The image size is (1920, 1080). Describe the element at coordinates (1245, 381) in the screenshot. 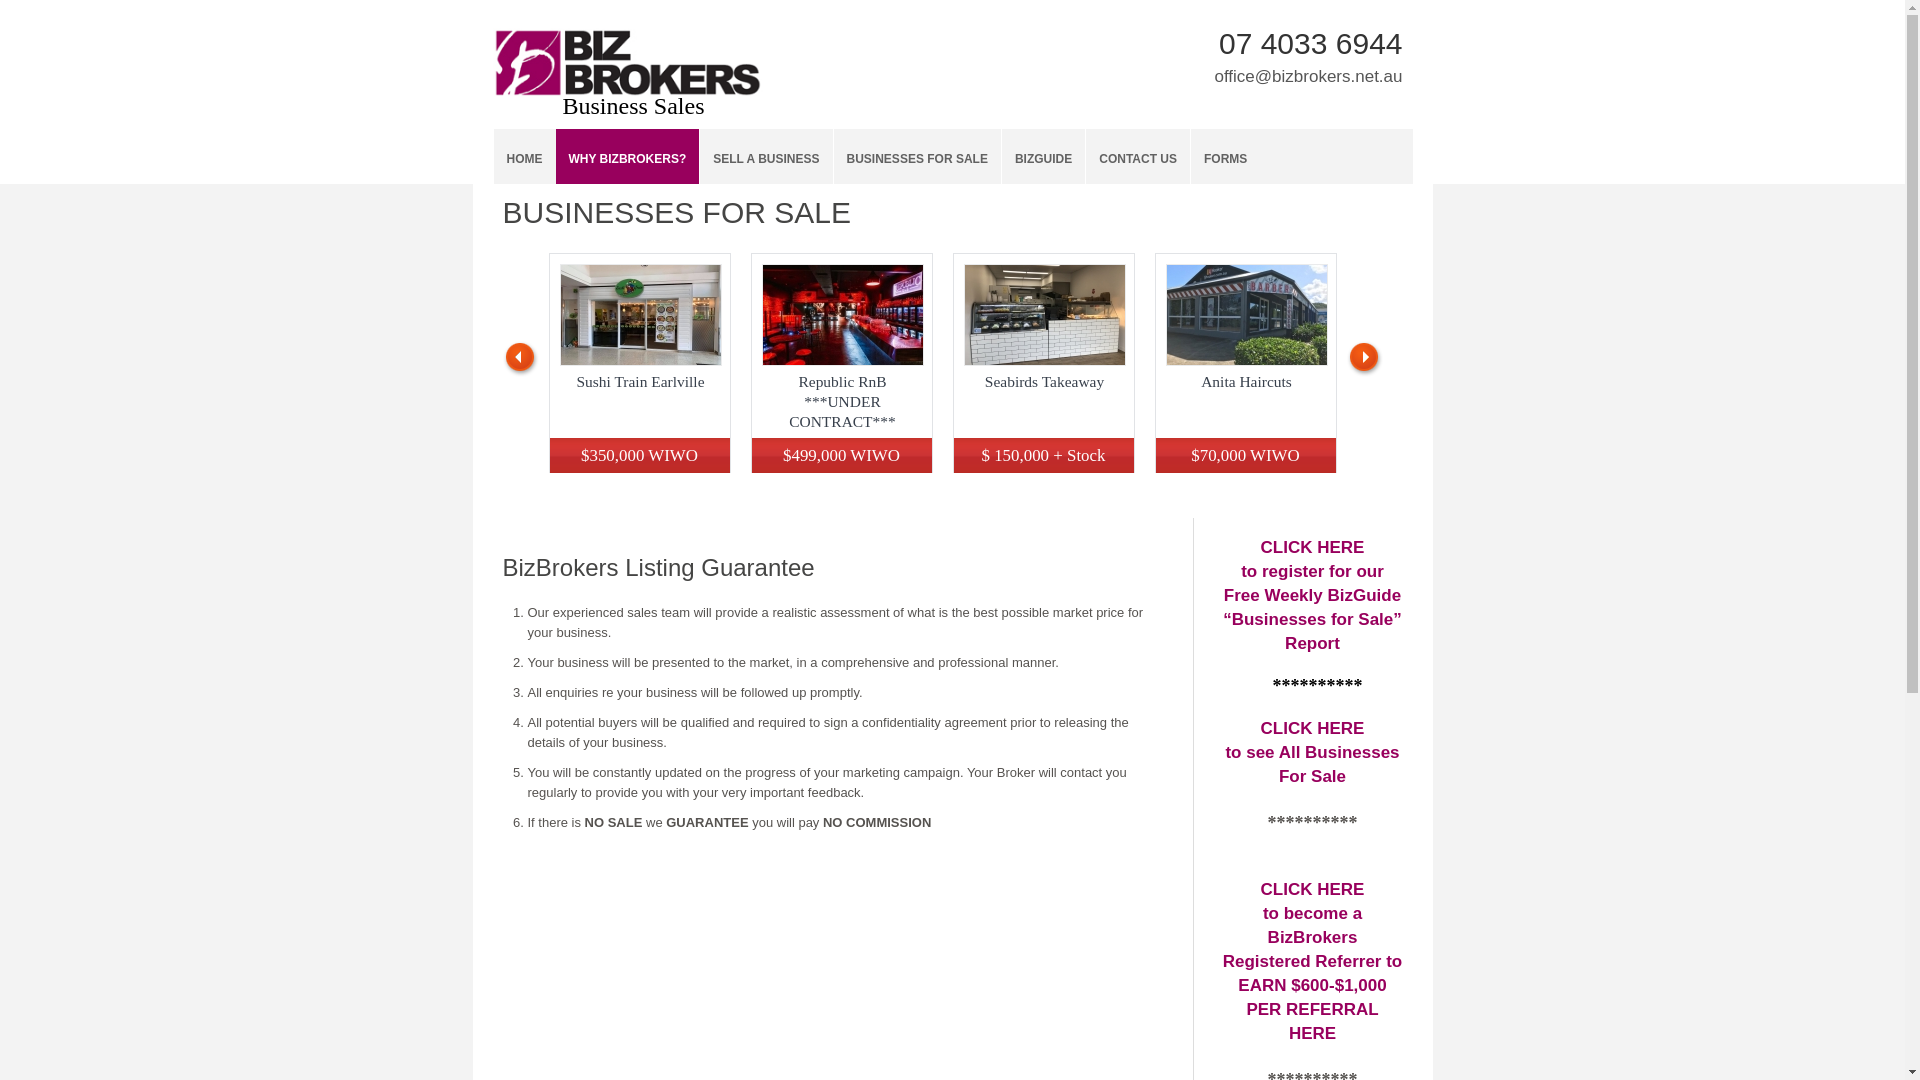

I see `'Anita Haircuts'` at that location.